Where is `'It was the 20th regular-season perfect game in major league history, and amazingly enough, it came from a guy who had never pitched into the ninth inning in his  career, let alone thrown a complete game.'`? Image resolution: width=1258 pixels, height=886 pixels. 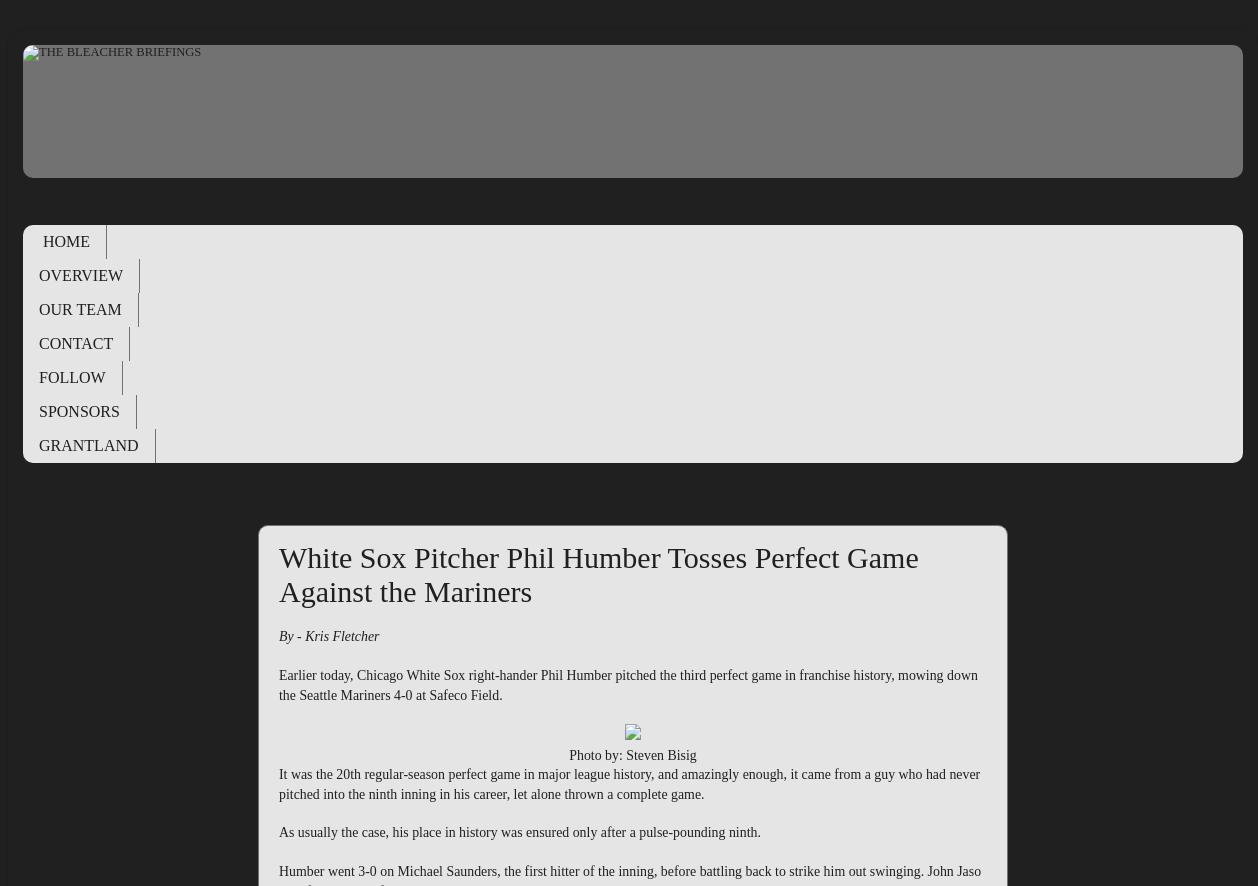
'It was the 20th regular-season perfect game in major league history, and amazingly enough, it came from a guy who had never pitched into the ninth inning in his  career, let alone thrown a complete game.' is located at coordinates (629, 783).